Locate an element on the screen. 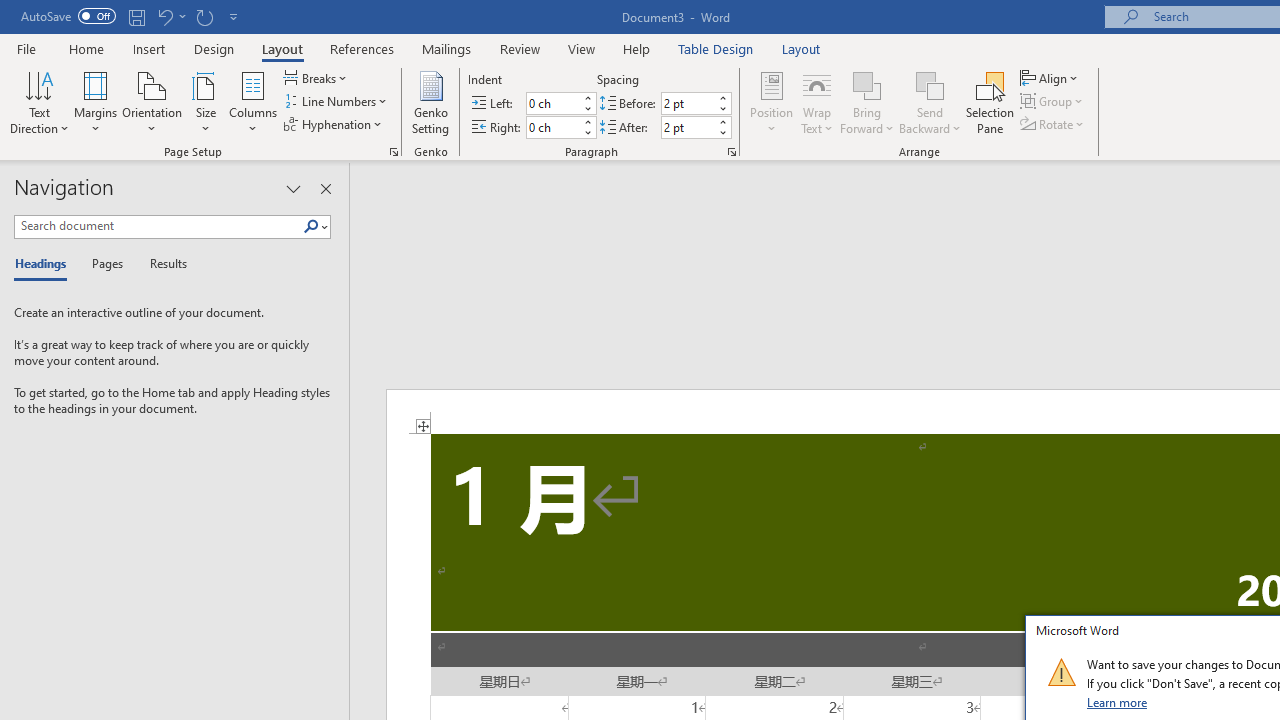 The height and width of the screenshot is (720, 1280). 'Send Backward' is located at coordinates (929, 103).